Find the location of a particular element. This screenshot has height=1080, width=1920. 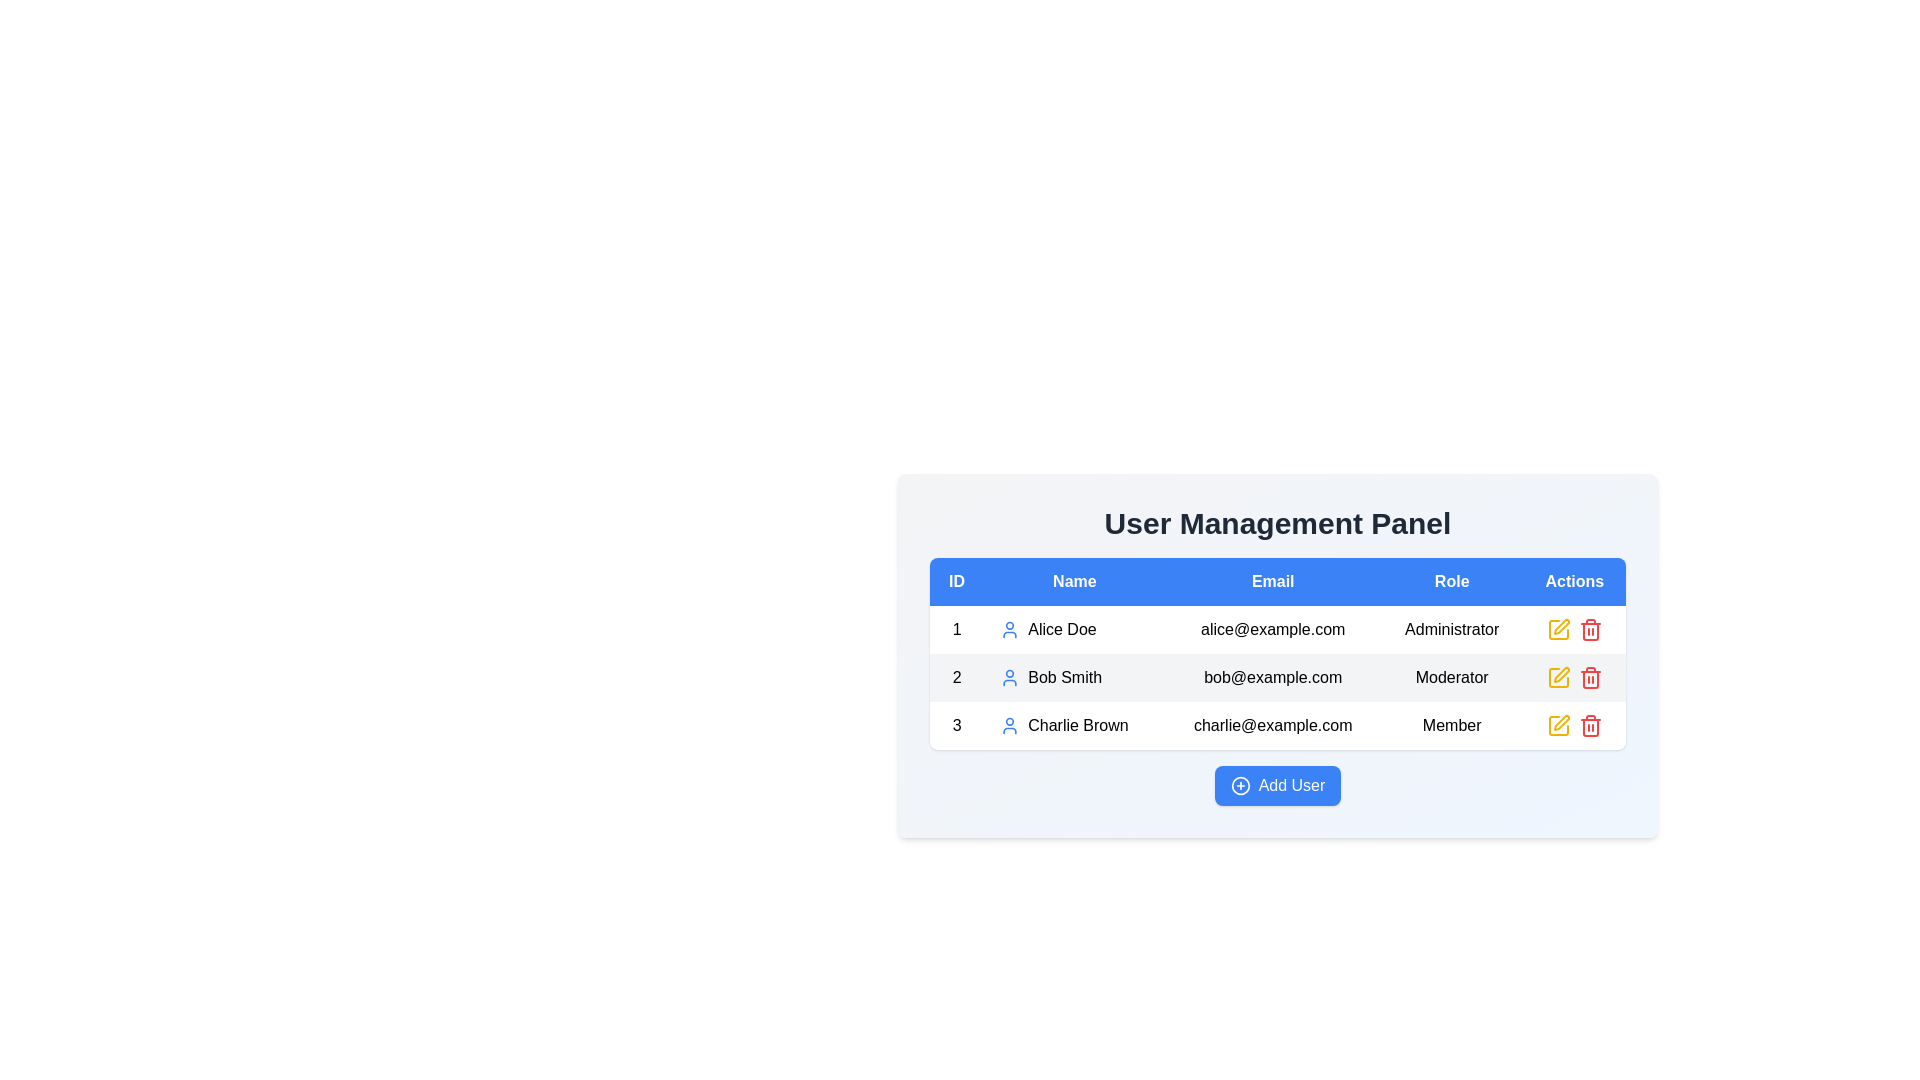

the red trash bin icon button located in the Actions column of the third row corresponding to user Charlie Brown is located at coordinates (1589, 628).